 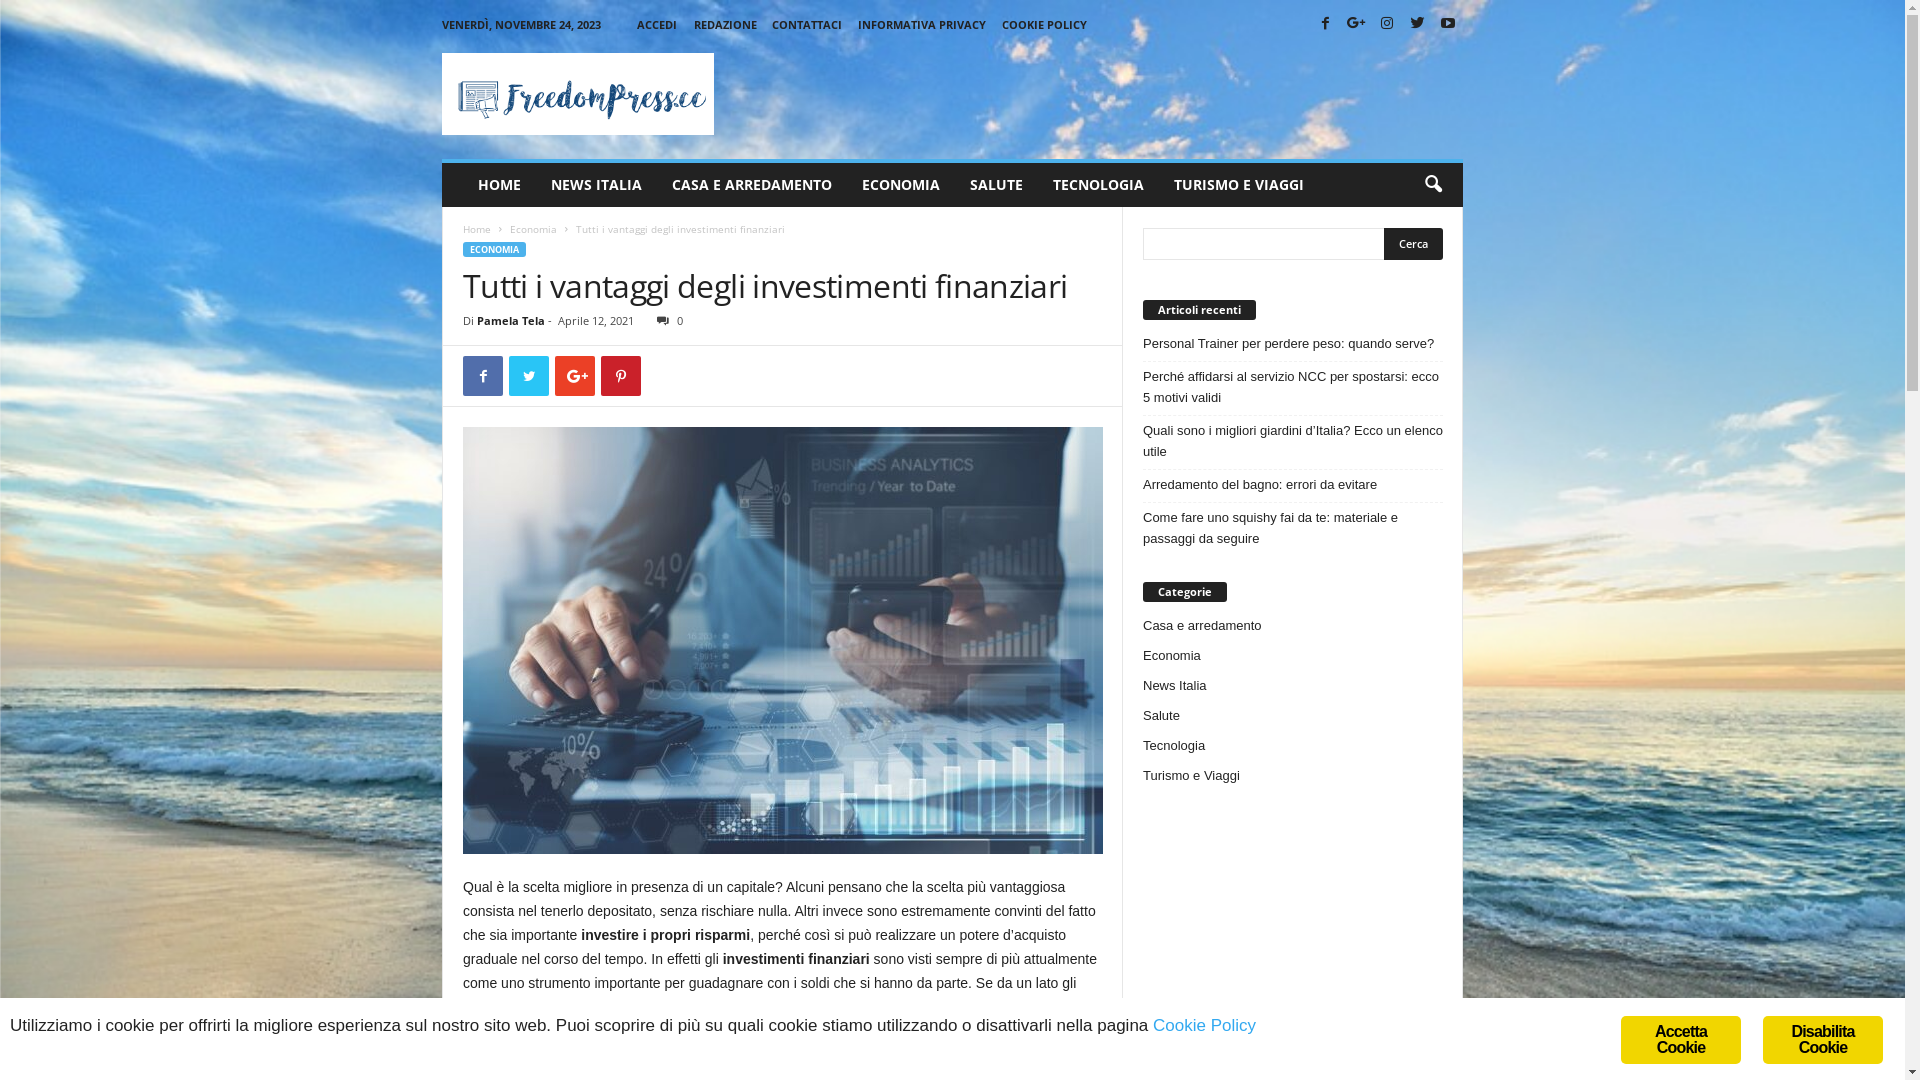 I want to click on 'Turismo e Viaggi', so click(x=1191, y=774).